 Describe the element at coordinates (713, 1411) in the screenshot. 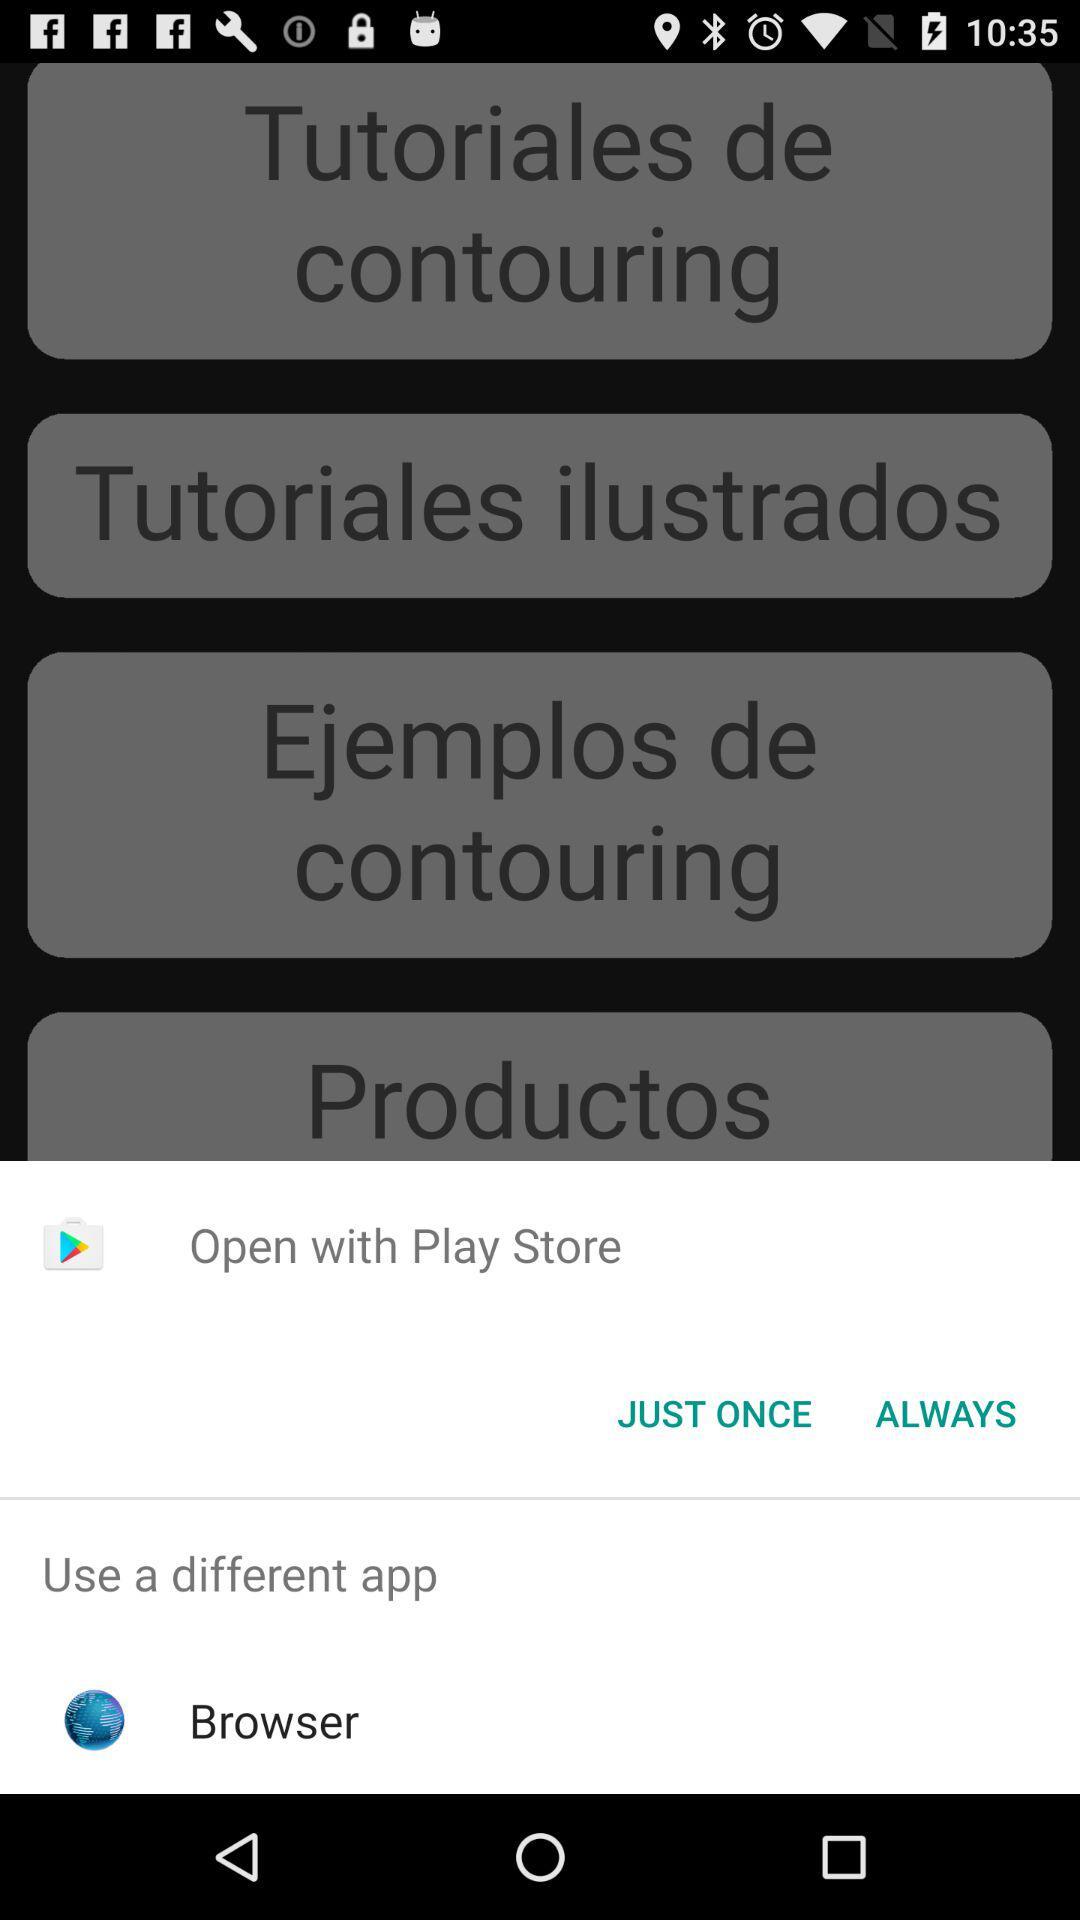

I see `item below the open with play` at that location.